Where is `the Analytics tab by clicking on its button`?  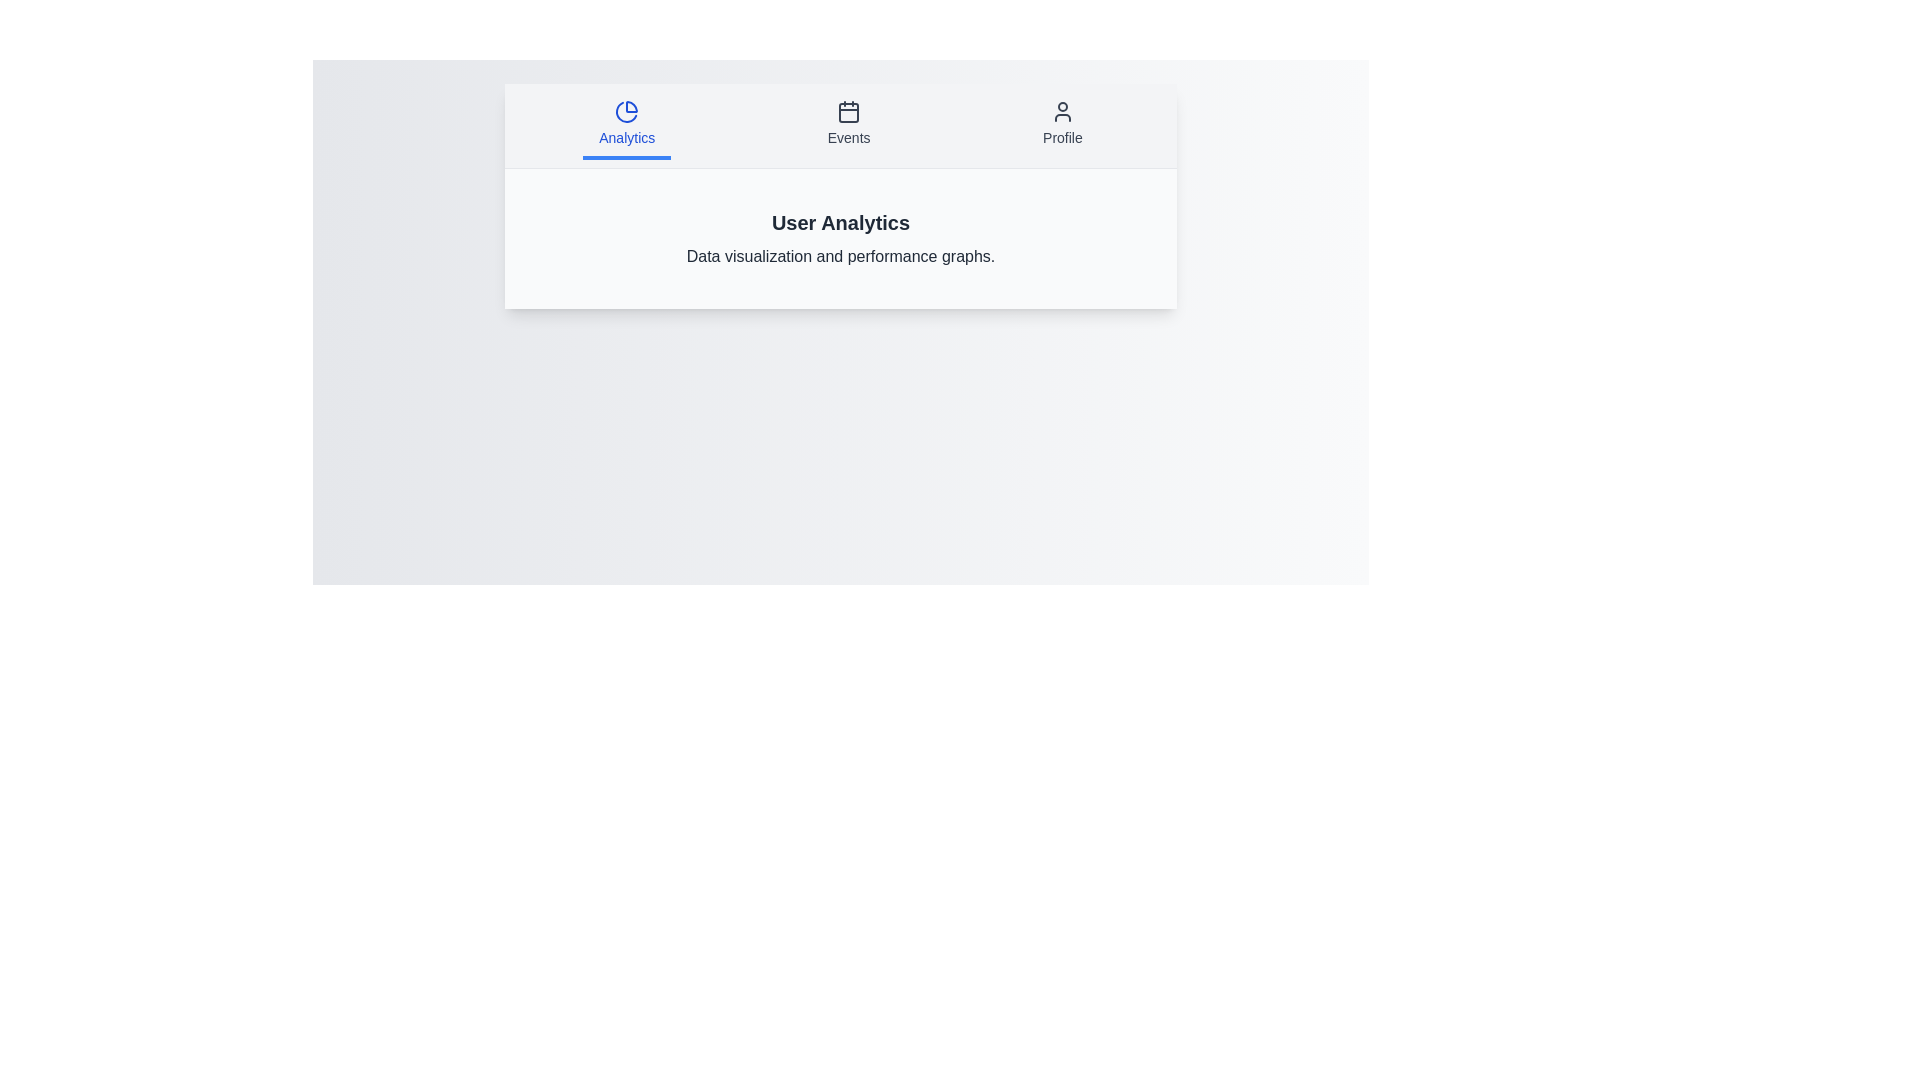
the Analytics tab by clicking on its button is located at coordinates (626, 126).